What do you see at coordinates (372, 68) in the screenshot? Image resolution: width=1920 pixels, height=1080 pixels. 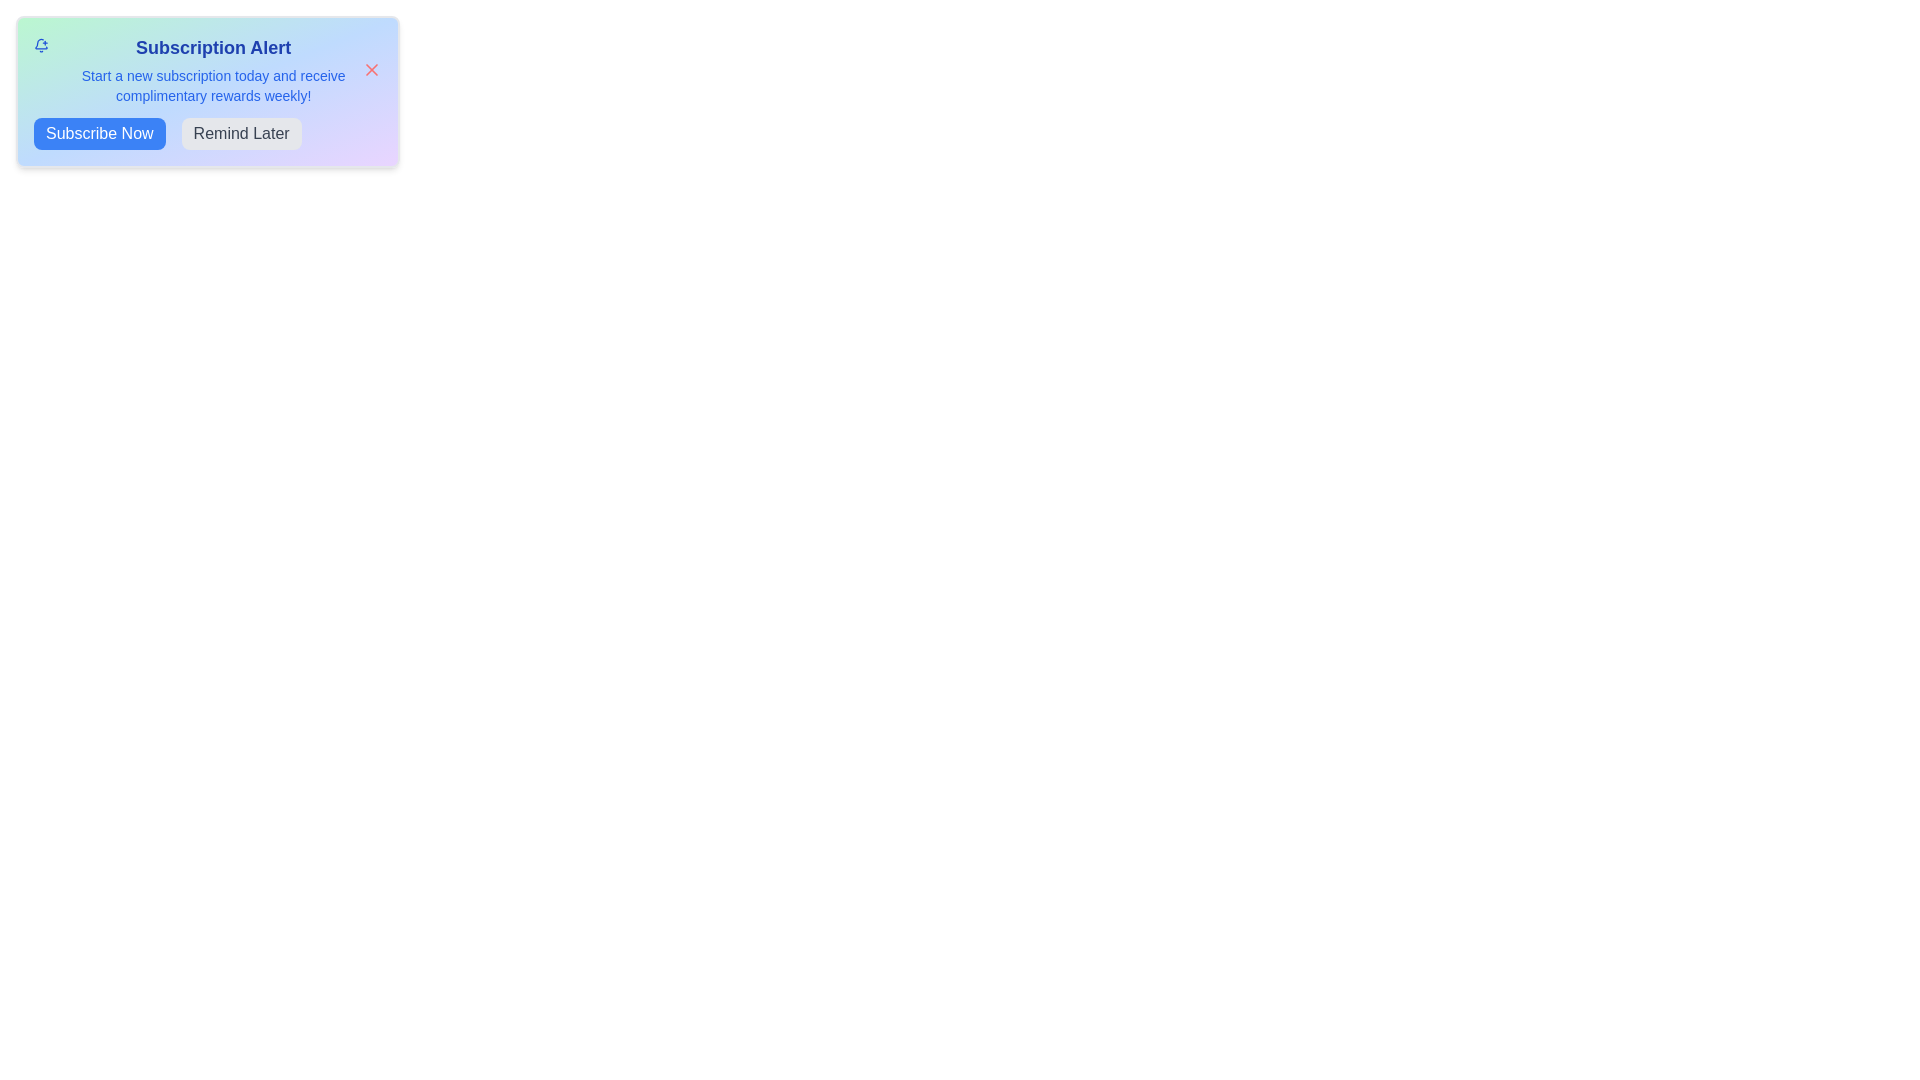 I see `the close button (X) to dismiss the alert` at bounding box center [372, 68].